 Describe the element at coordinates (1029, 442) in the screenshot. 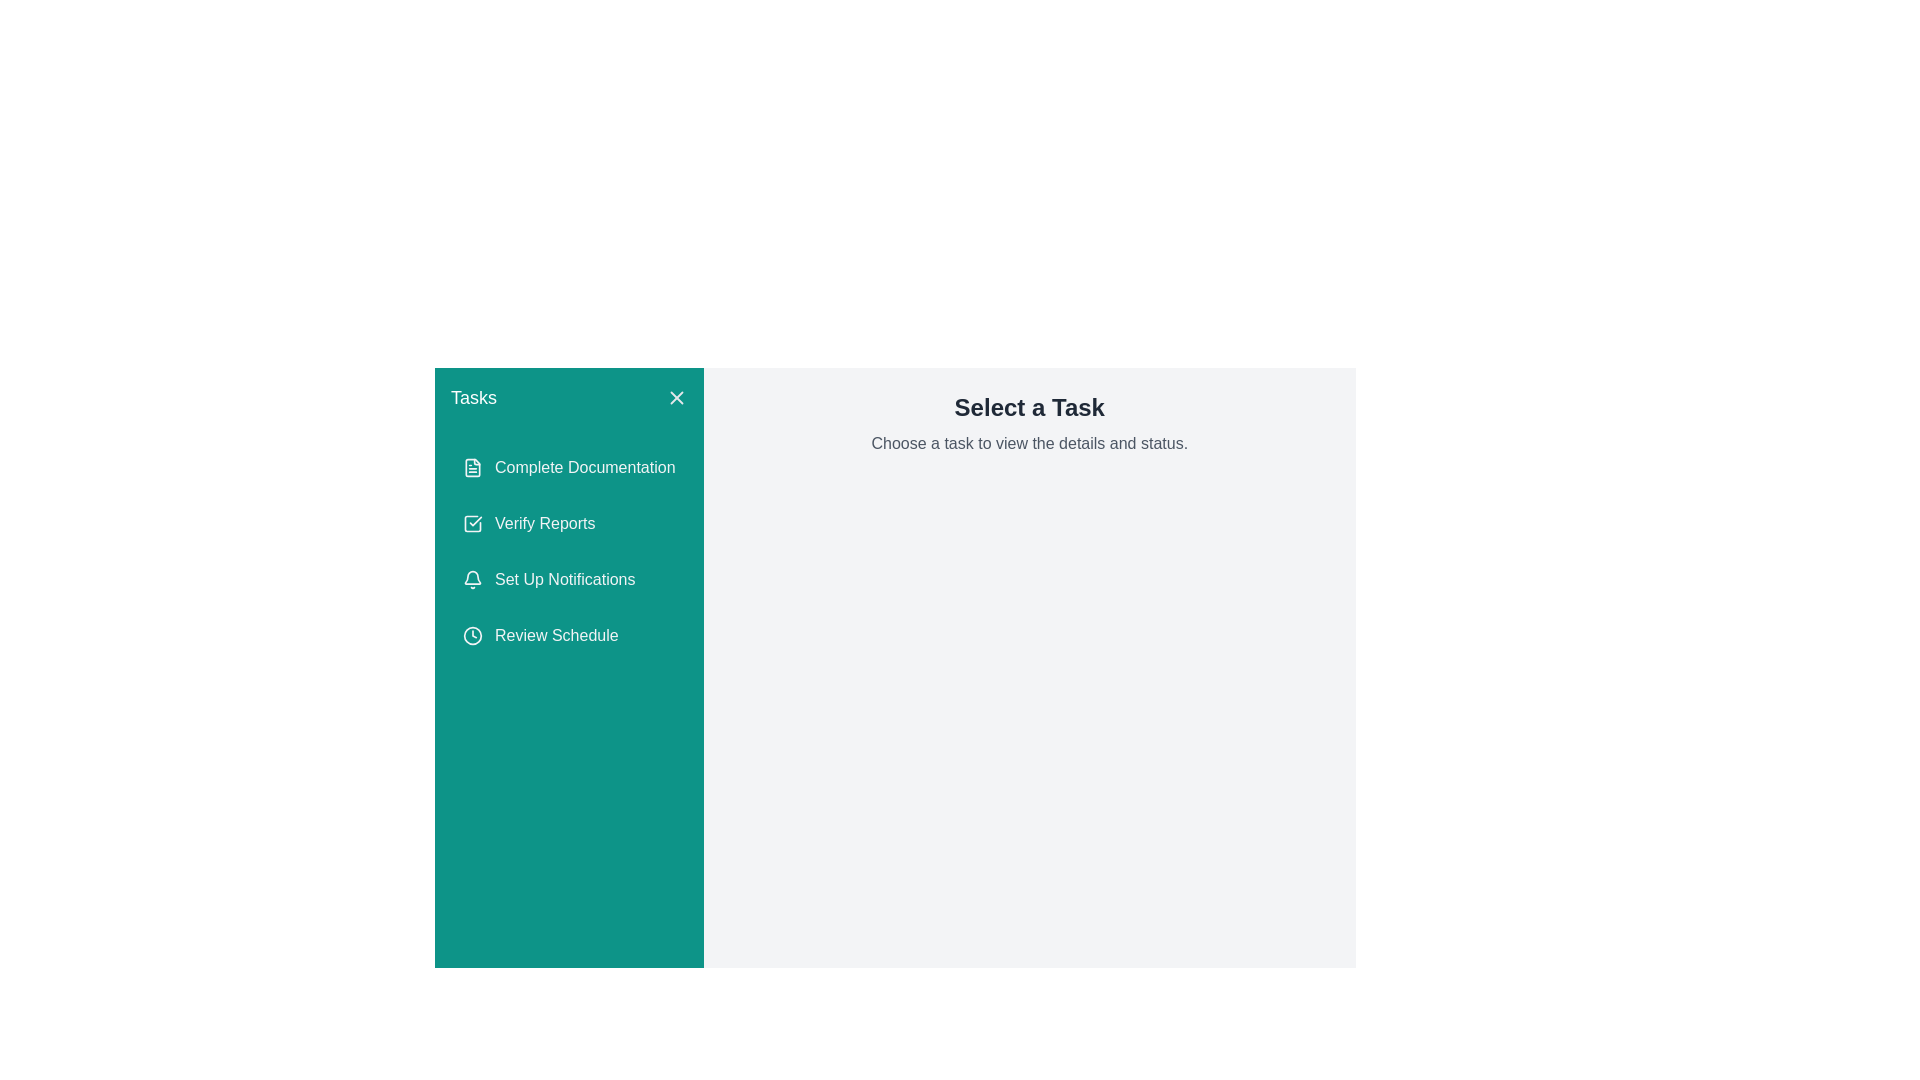

I see `the static text informational label that guides the user to select a task for further details and status updates, located beneath the header 'Select a Task'` at that location.